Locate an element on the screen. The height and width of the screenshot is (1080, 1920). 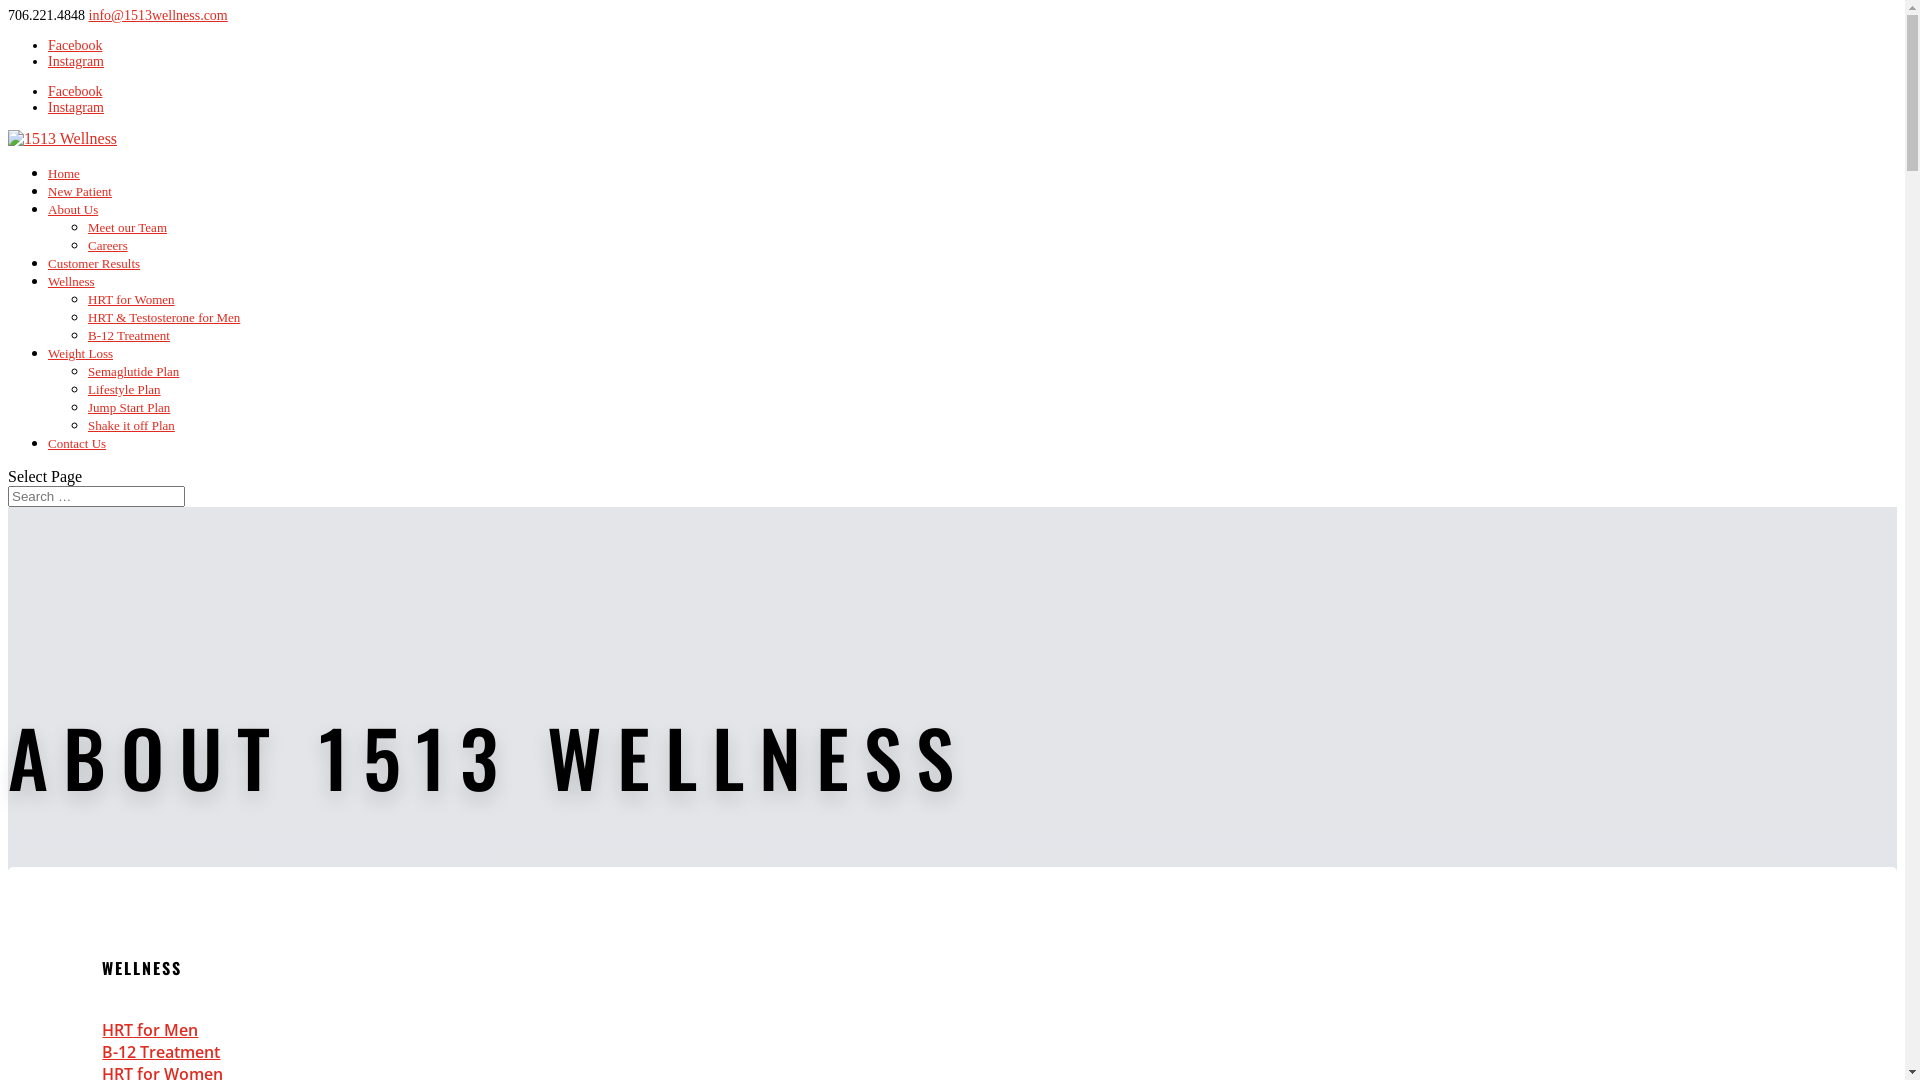
'About Us' is located at coordinates (72, 209).